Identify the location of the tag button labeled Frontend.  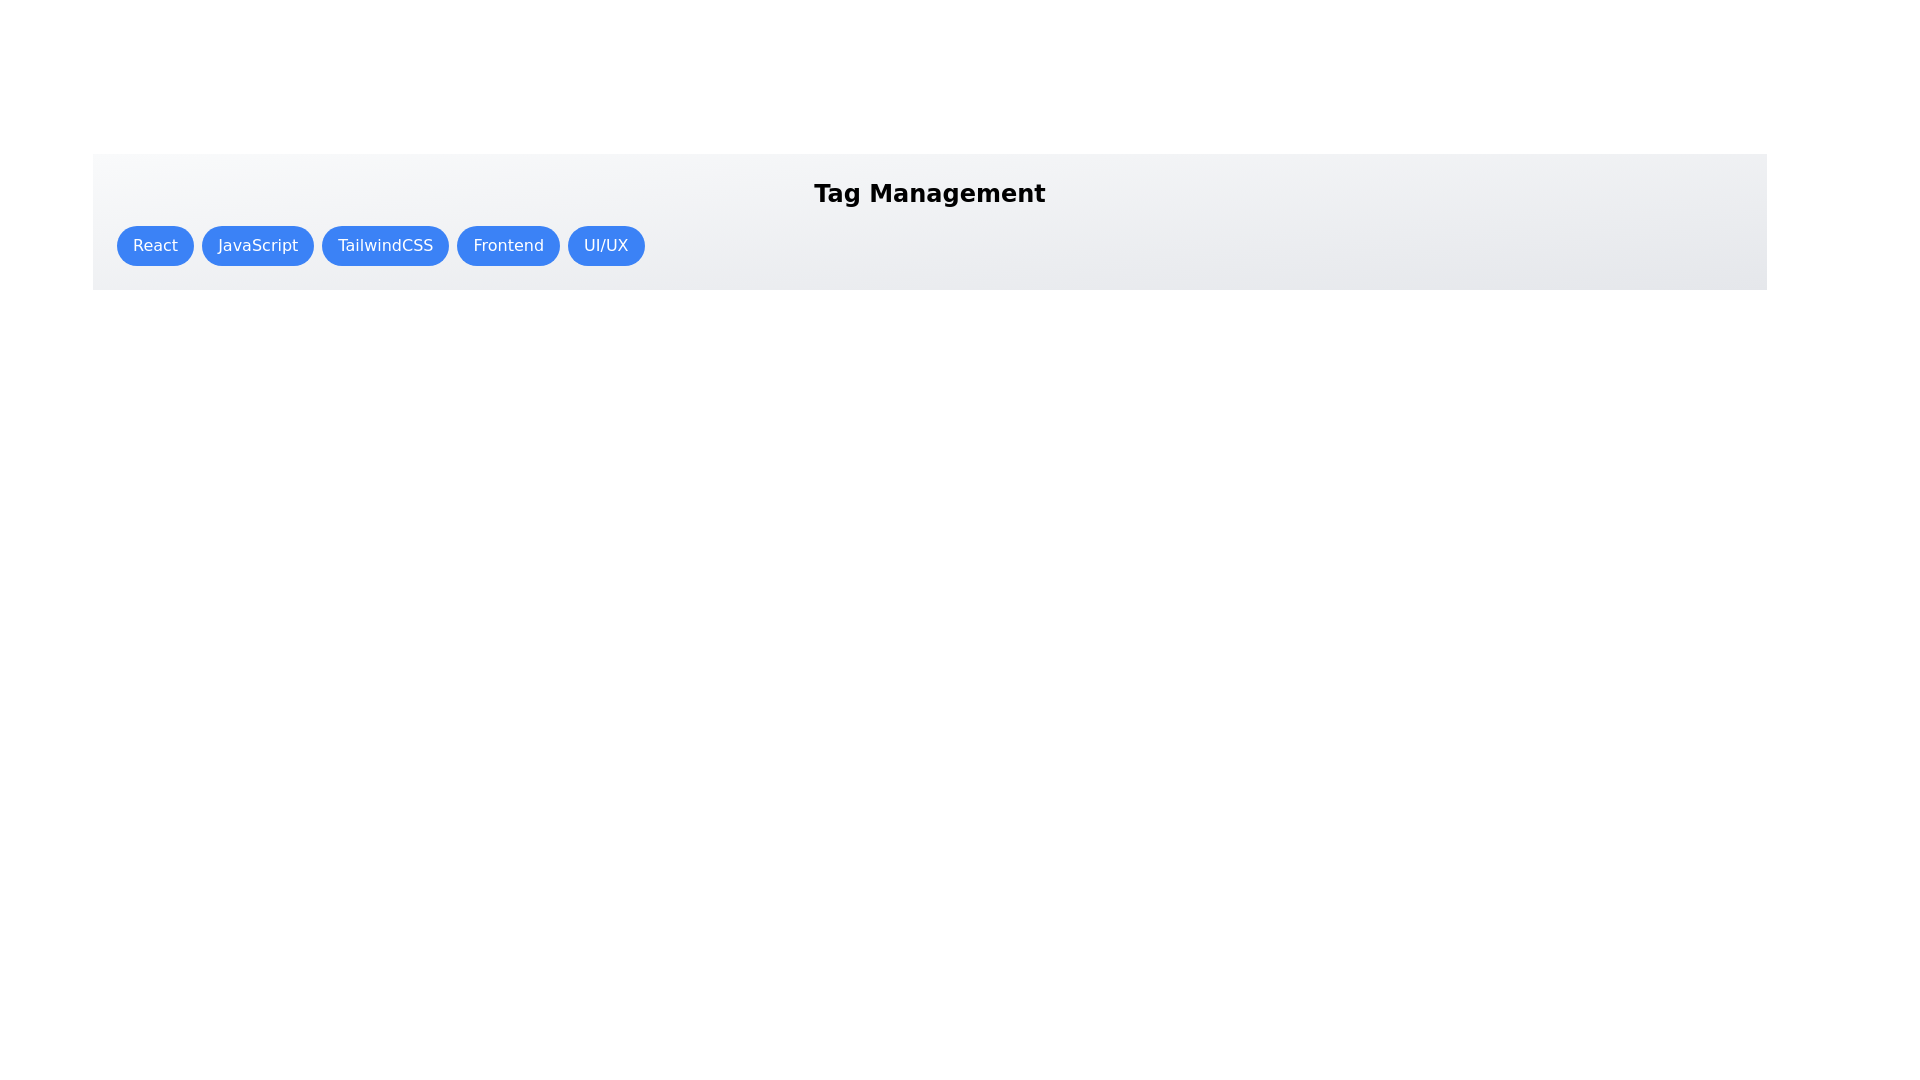
(508, 245).